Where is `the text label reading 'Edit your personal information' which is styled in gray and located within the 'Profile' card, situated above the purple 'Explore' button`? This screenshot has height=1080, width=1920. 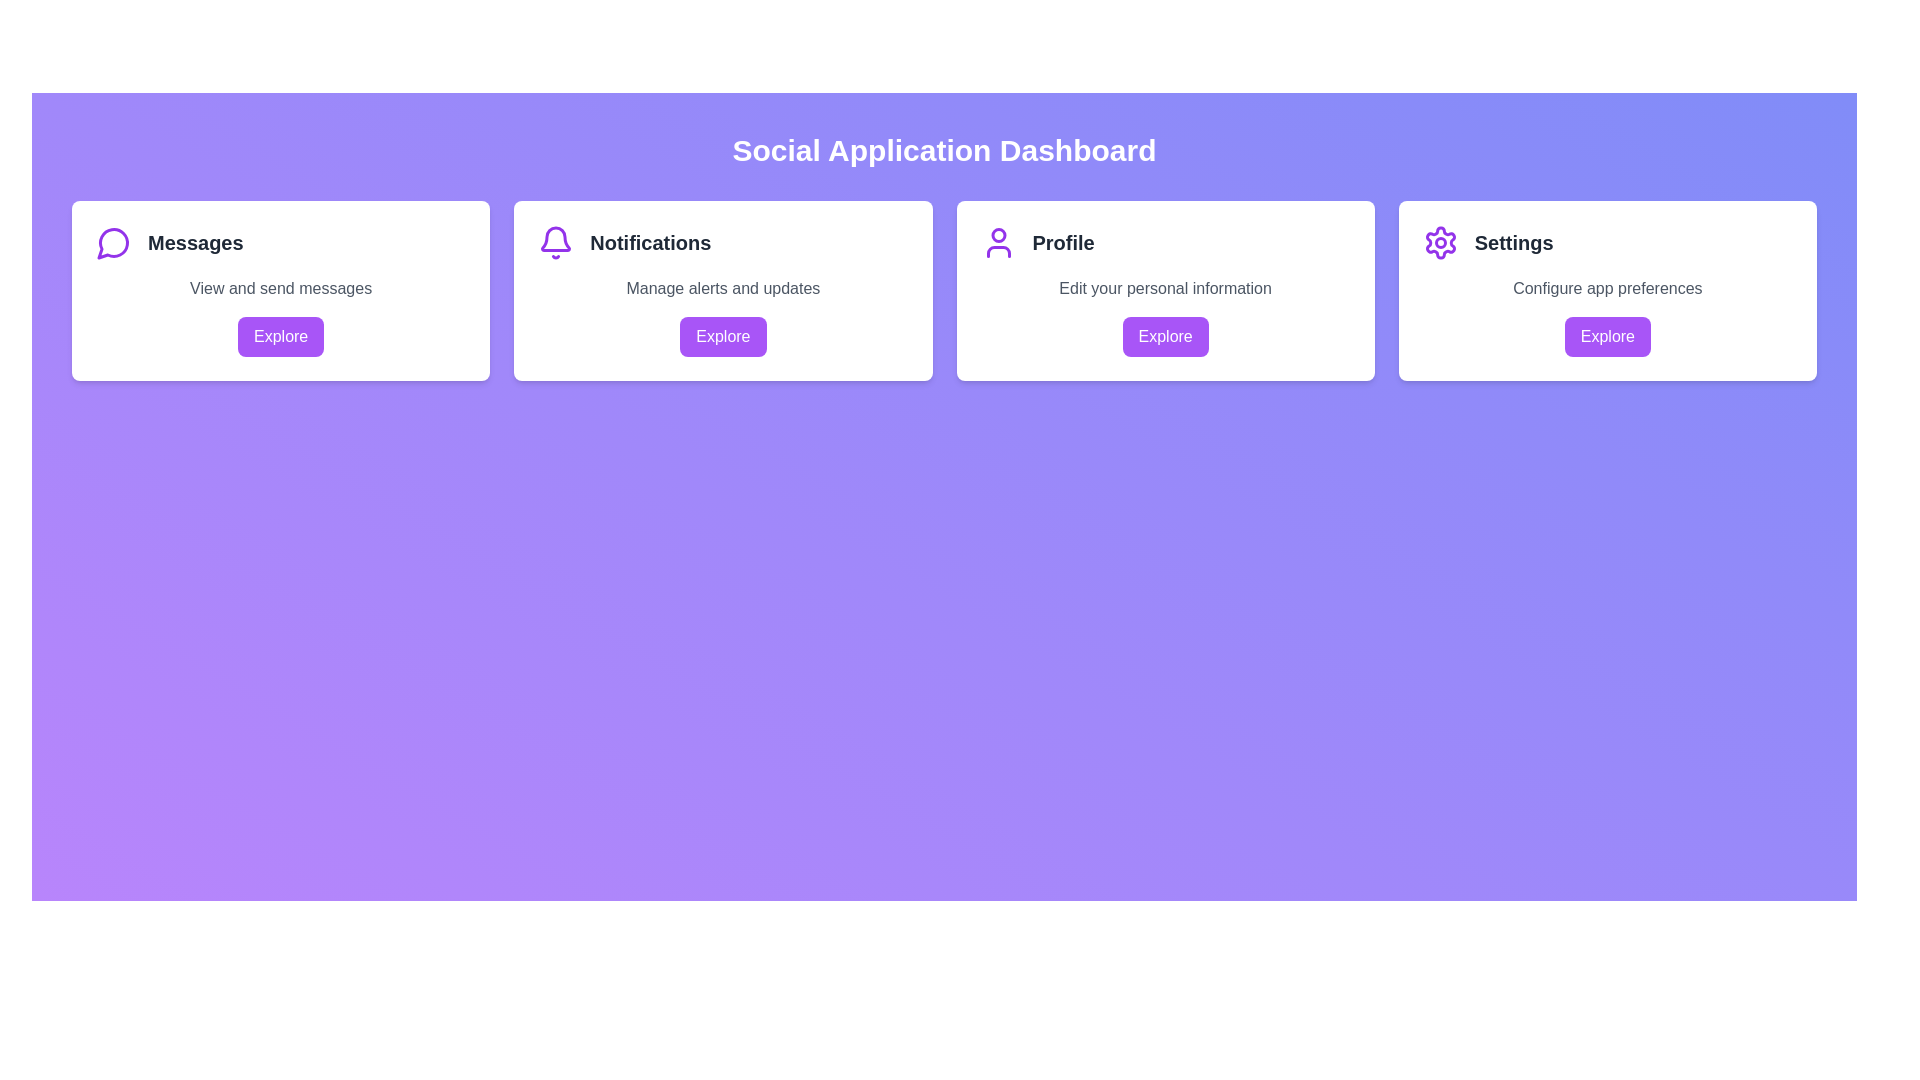
the text label reading 'Edit your personal information' which is styled in gray and located within the 'Profile' card, situated above the purple 'Explore' button is located at coordinates (1165, 289).